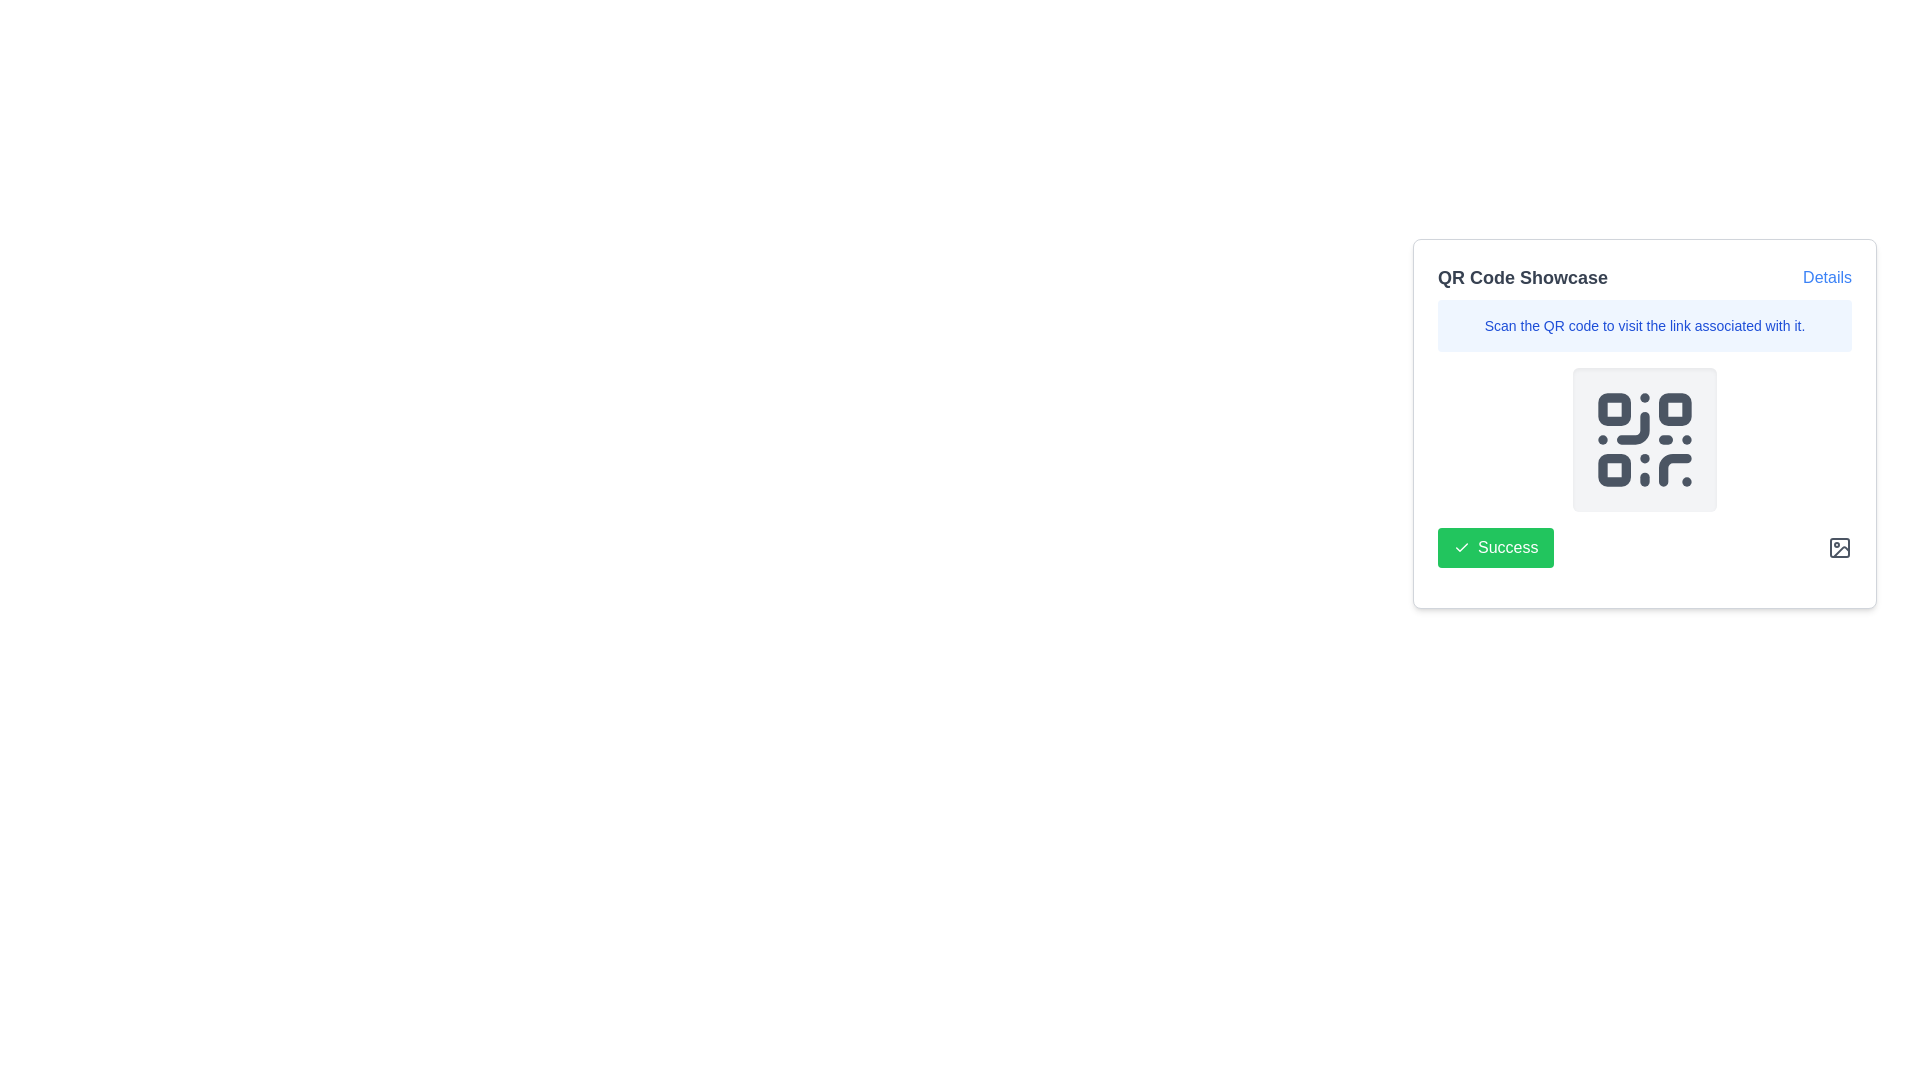 The image size is (1920, 1080). What do you see at coordinates (1614, 470) in the screenshot?
I see `the third small square in the bottom-left corner of the QR code SVG graphic, which is a decorative graphical element contributing to the QR code's design` at bounding box center [1614, 470].